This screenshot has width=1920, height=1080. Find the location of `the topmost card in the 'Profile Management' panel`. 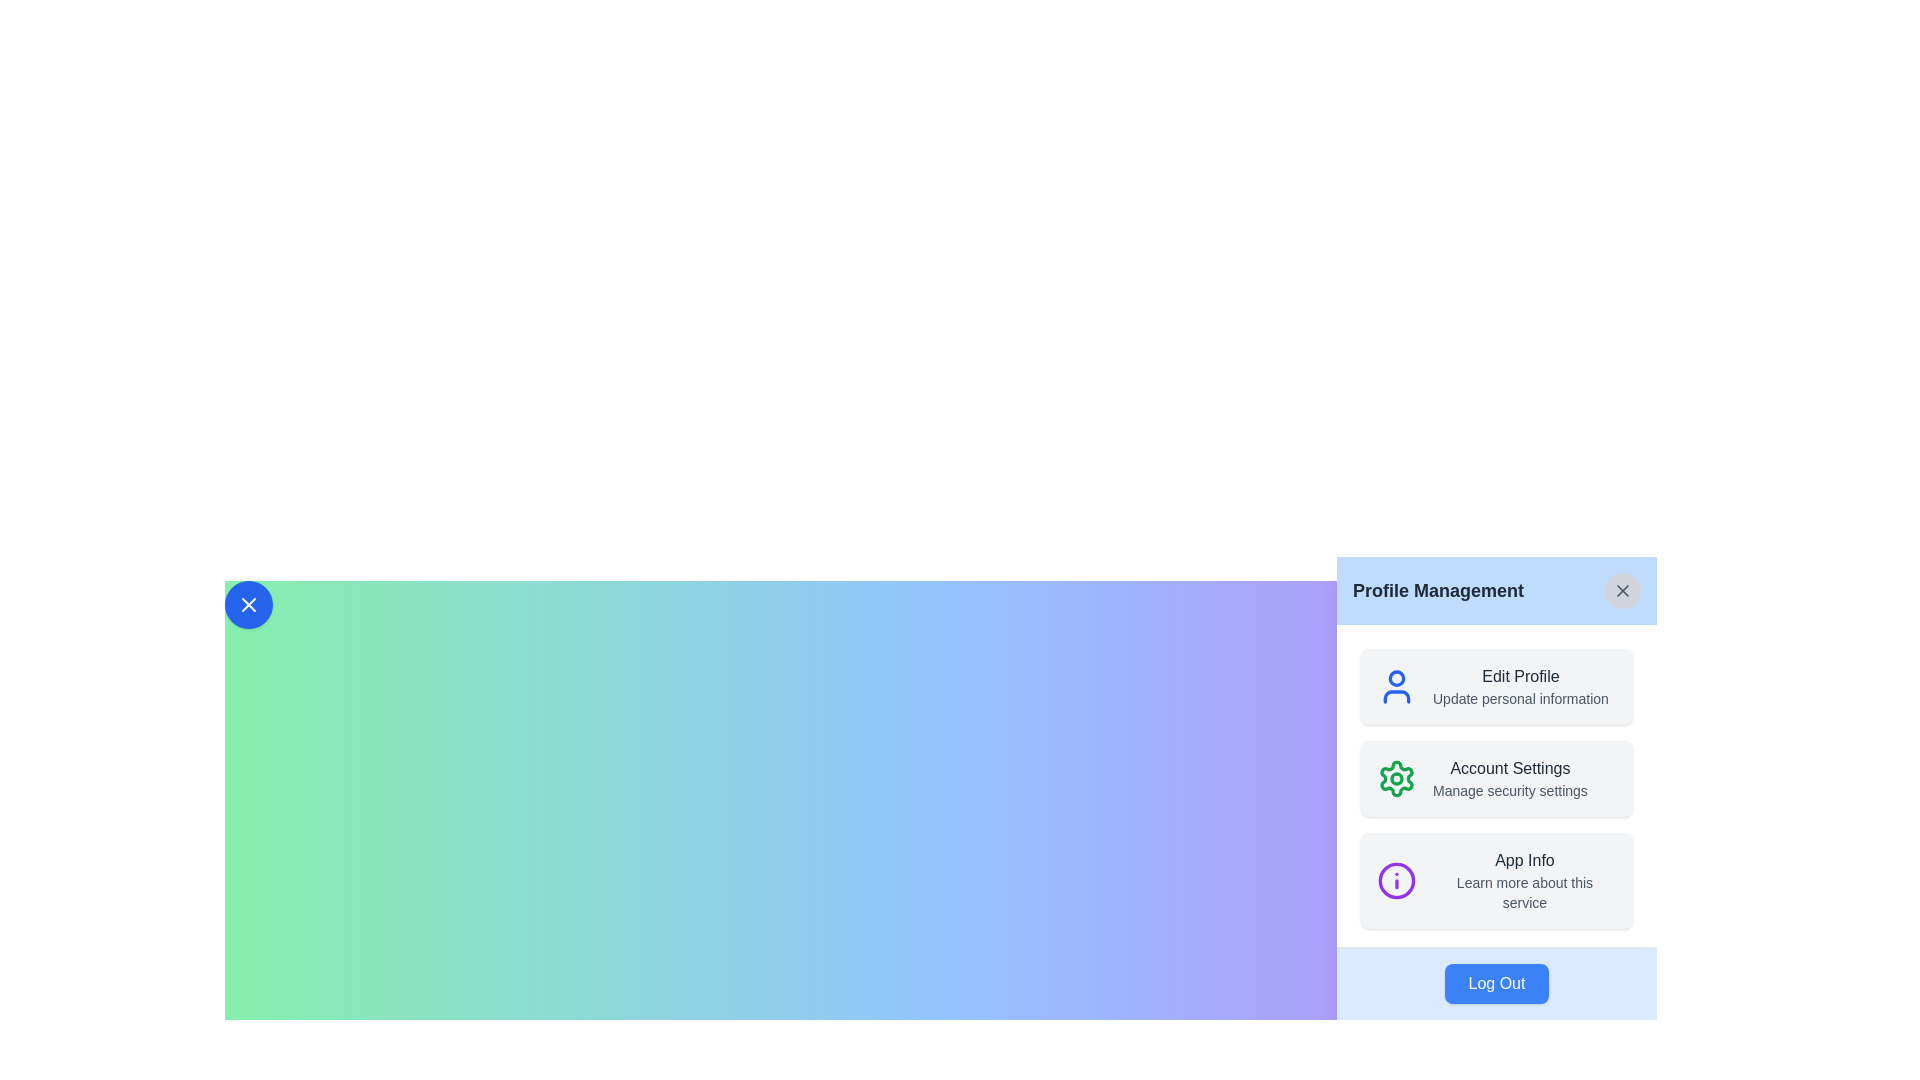

the topmost card in the 'Profile Management' panel is located at coordinates (1497, 685).